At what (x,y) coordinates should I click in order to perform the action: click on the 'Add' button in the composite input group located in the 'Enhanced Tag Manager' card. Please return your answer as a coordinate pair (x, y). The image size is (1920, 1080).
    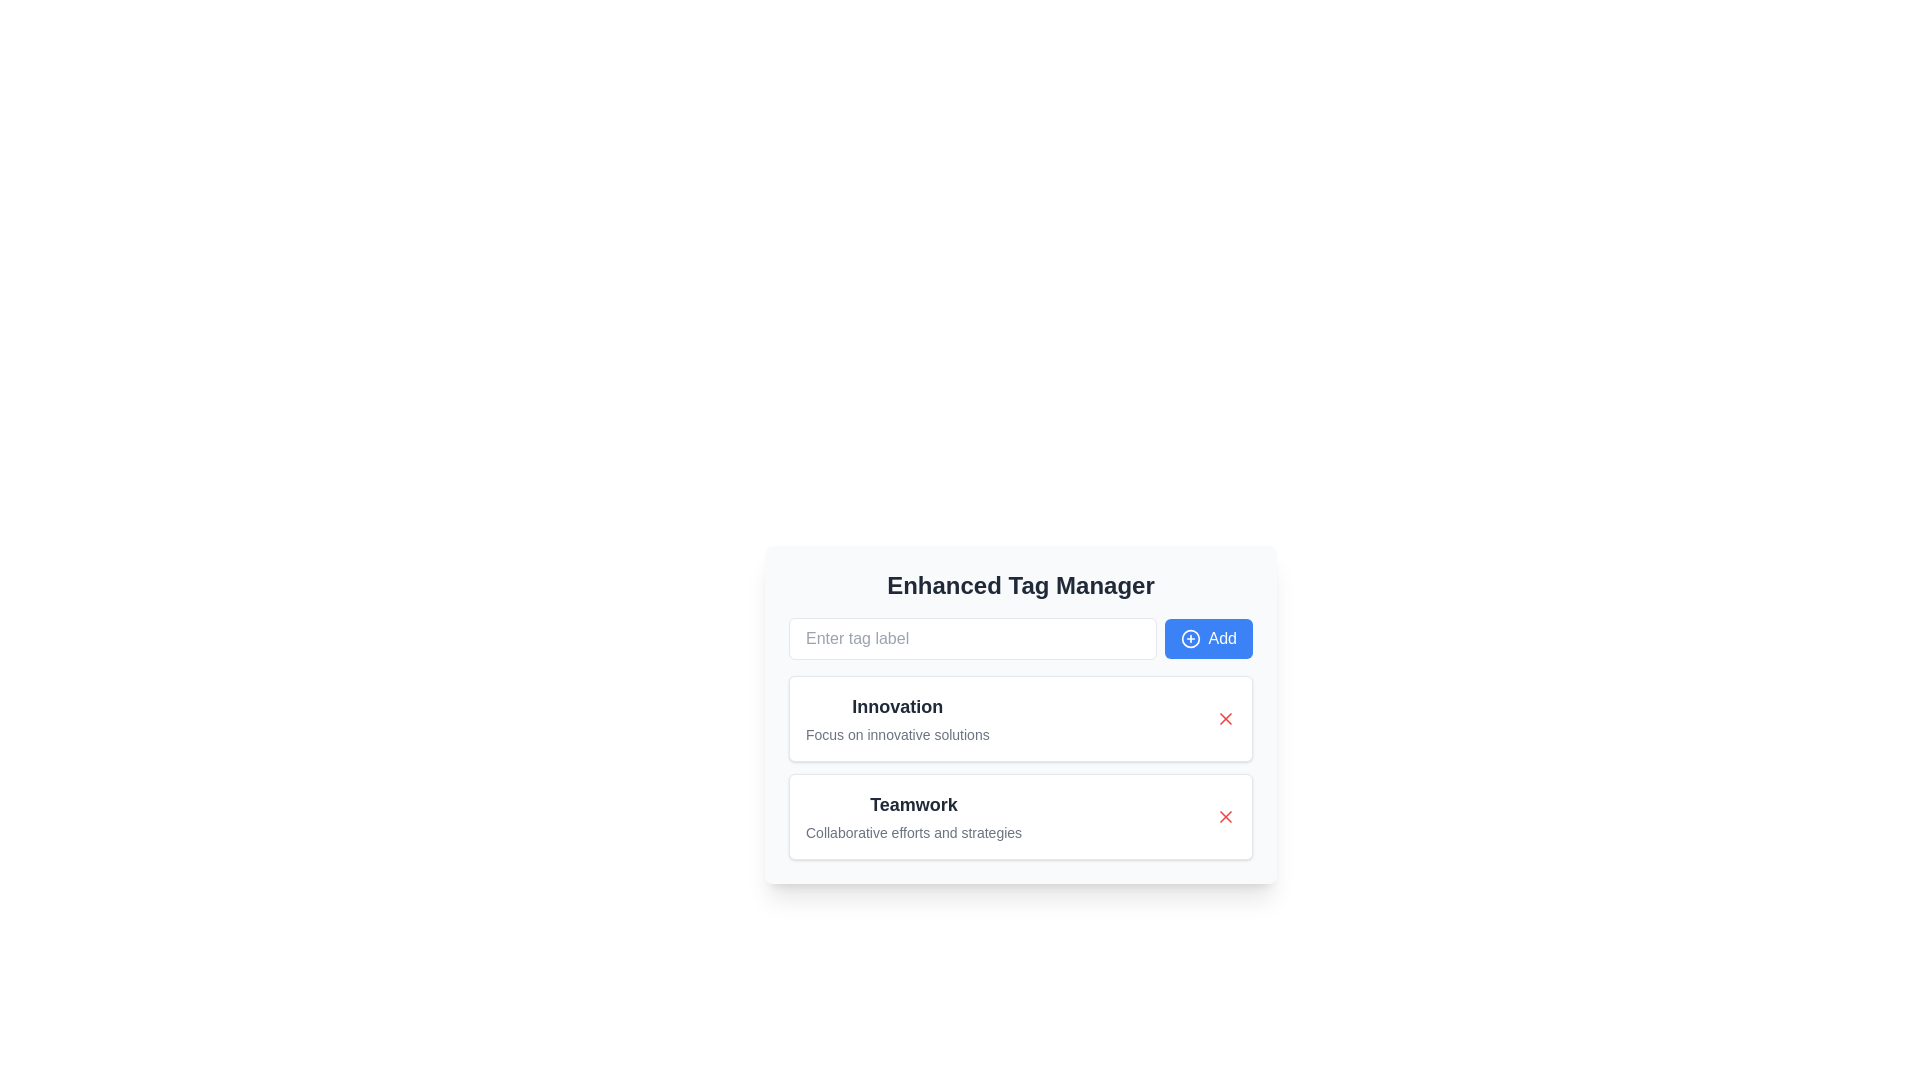
    Looking at the image, I should click on (1021, 639).